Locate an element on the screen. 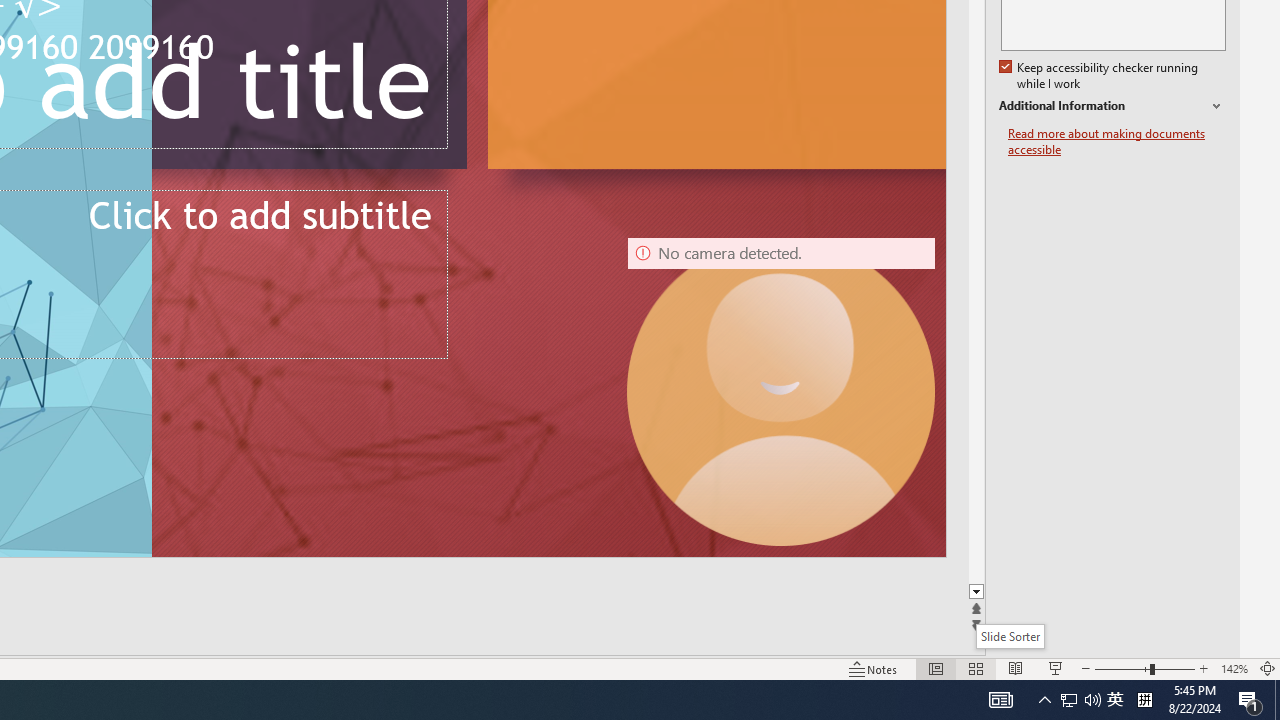 The width and height of the screenshot is (1280, 720). 'Zoom Out' is located at coordinates (1121, 669).